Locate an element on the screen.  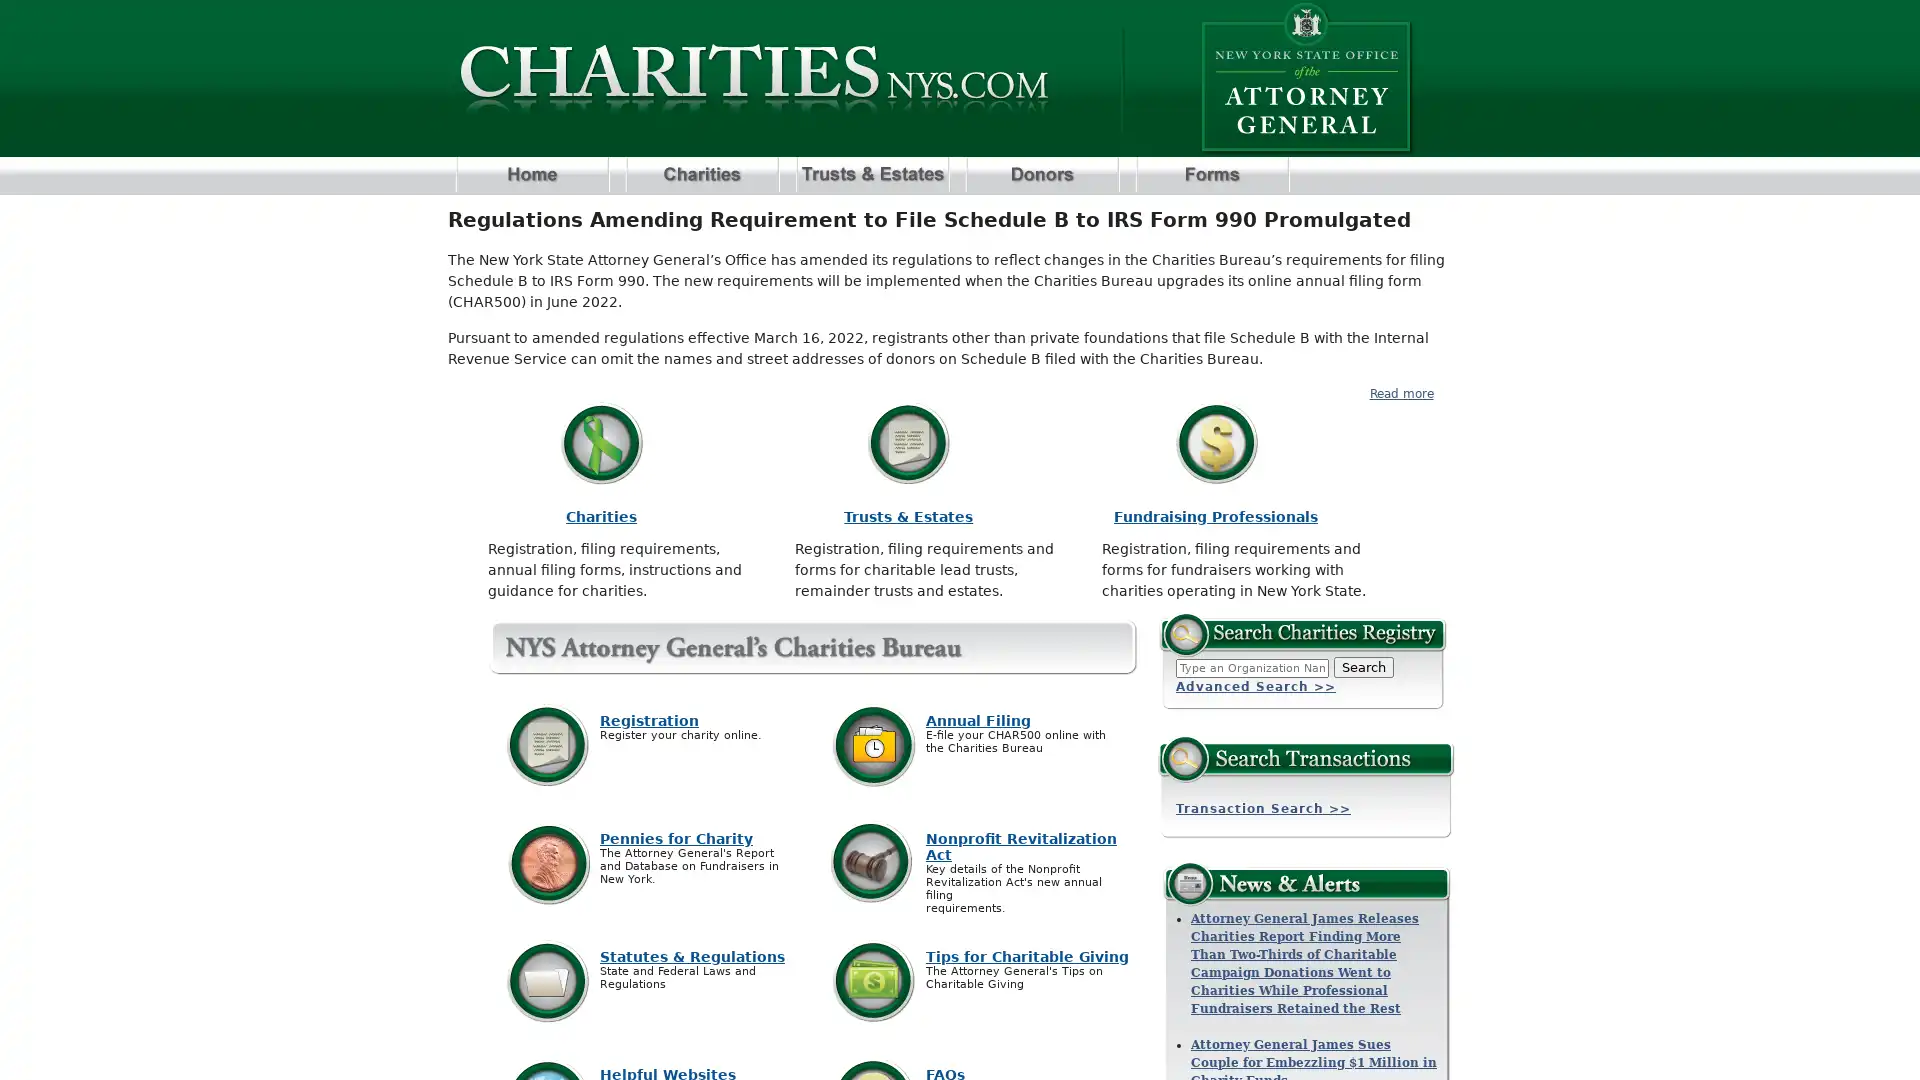
Submit is located at coordinates (1362, 667).